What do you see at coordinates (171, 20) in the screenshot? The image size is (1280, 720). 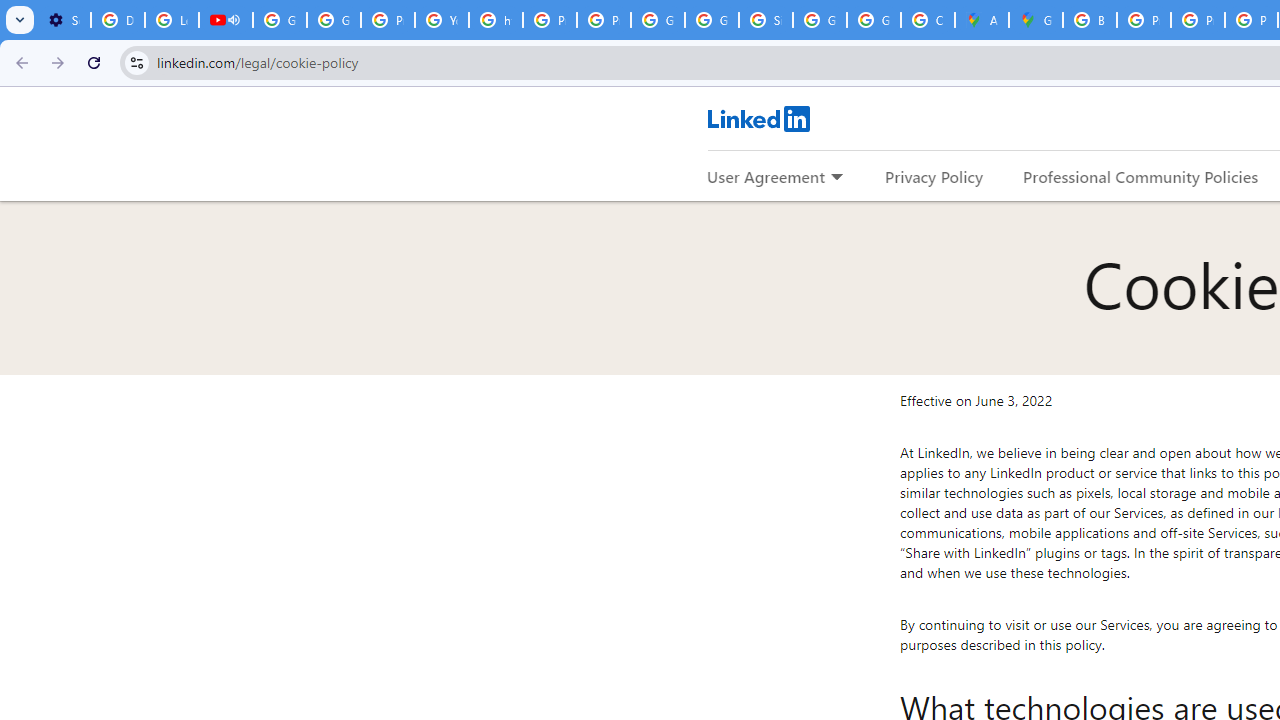 I see `'Learn how to find your photos - Google Photos Help'` at bounding box center [171, 20].